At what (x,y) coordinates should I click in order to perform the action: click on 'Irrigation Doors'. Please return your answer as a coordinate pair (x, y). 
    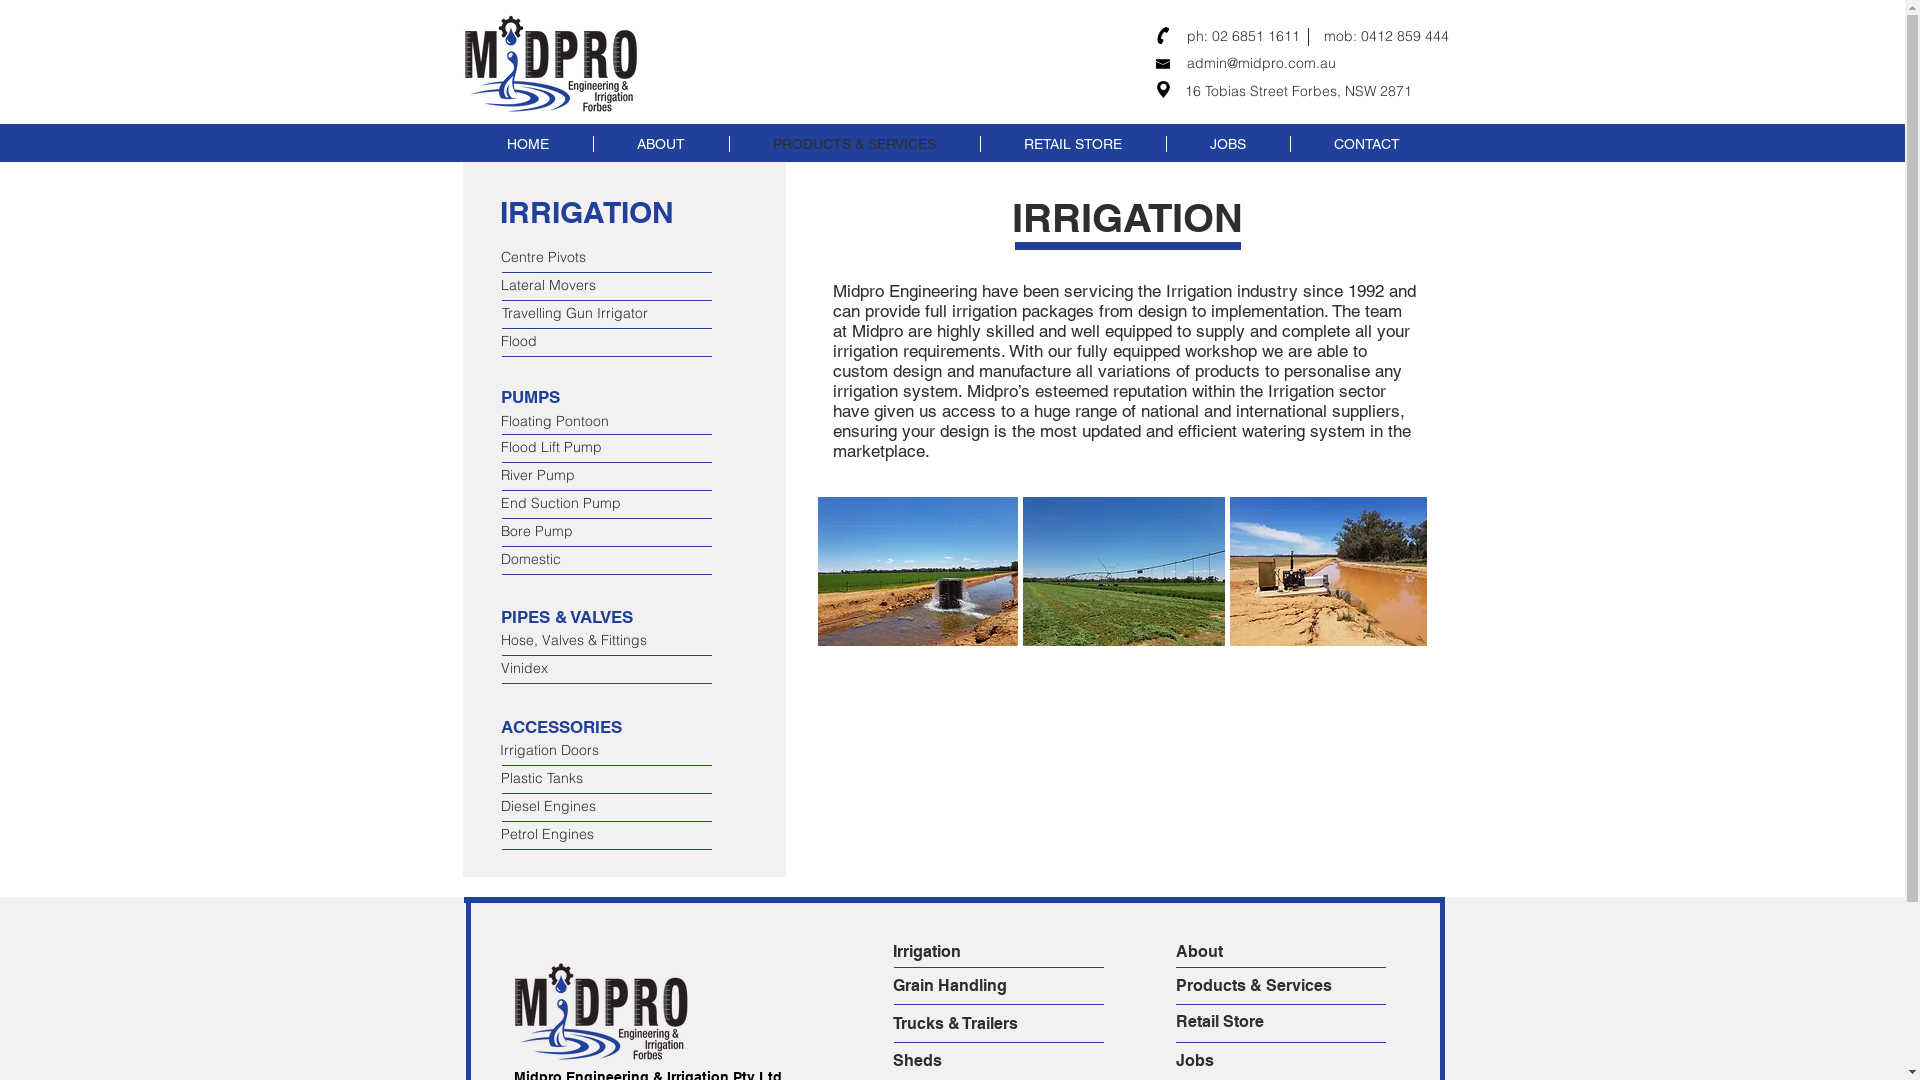
    Looking at the image, I should click on (549, 751).